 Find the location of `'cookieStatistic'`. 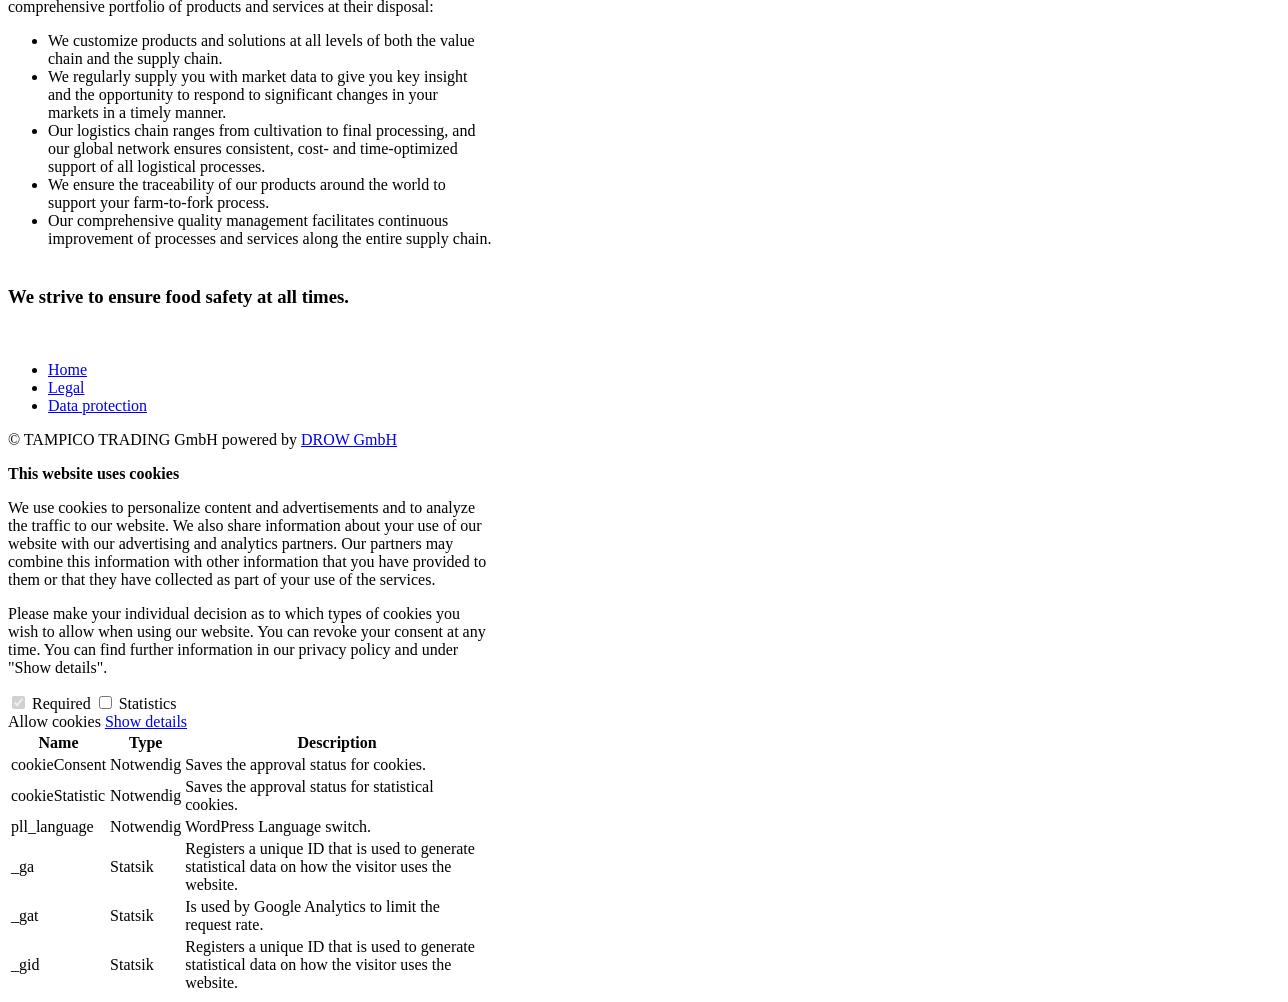

'cookieStatistic' is located at coordinates (57, 794).